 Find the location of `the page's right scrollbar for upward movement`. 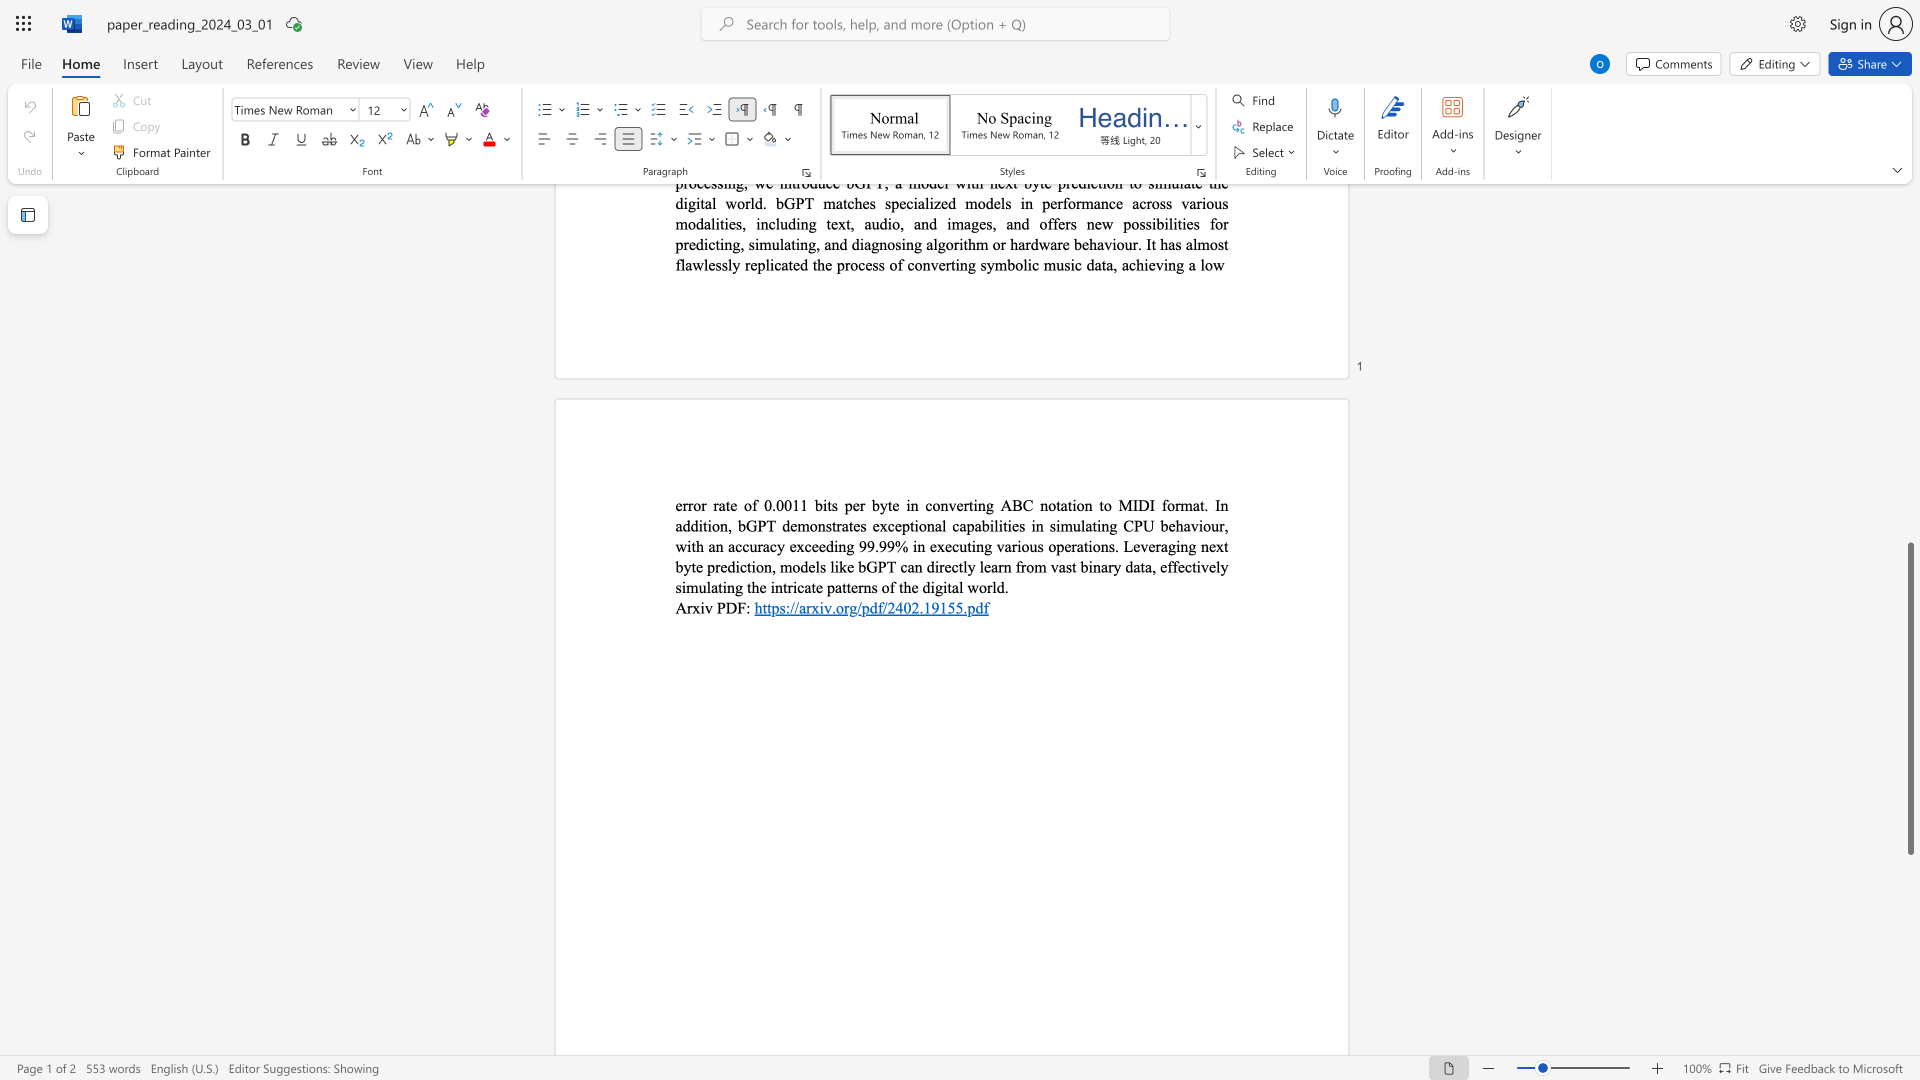

the page's right scrollbar for upward movement is located at coordinates (1909, 428).